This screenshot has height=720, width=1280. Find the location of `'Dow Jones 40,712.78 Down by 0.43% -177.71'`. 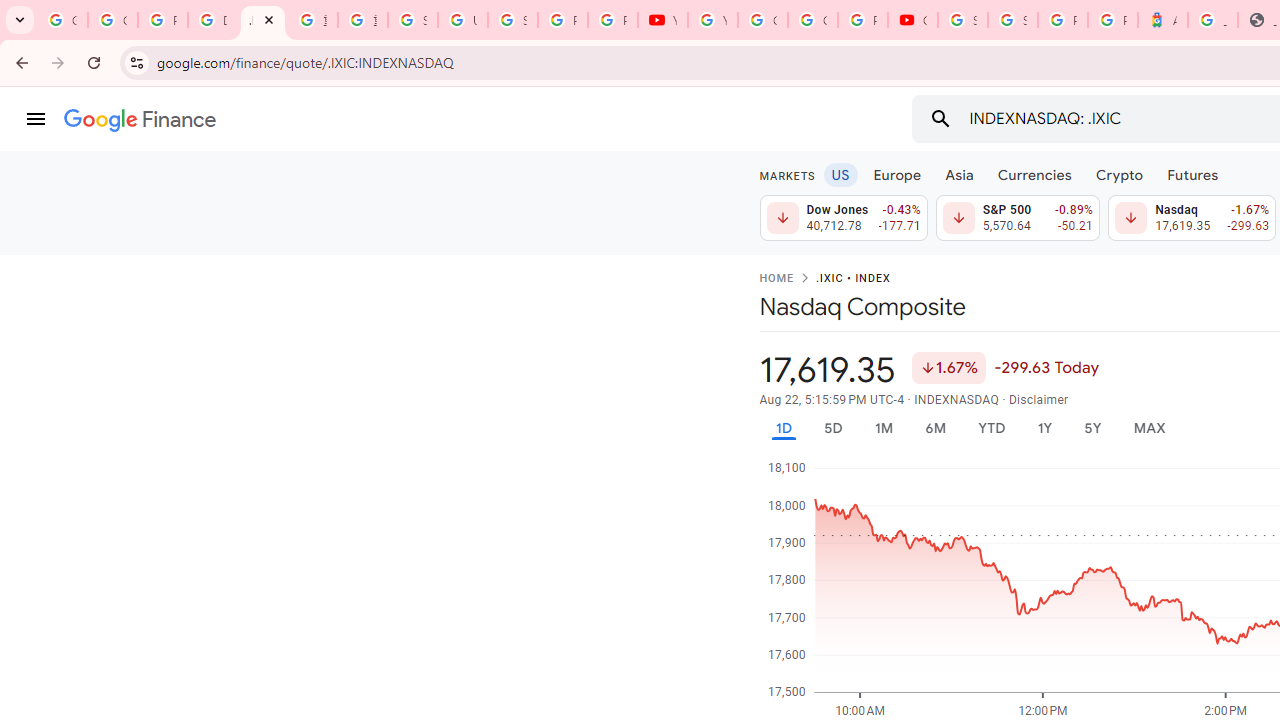

'Dow Jones 40,712.78 Down by 0.43% -177.71' is located at coordinates (843, 218).